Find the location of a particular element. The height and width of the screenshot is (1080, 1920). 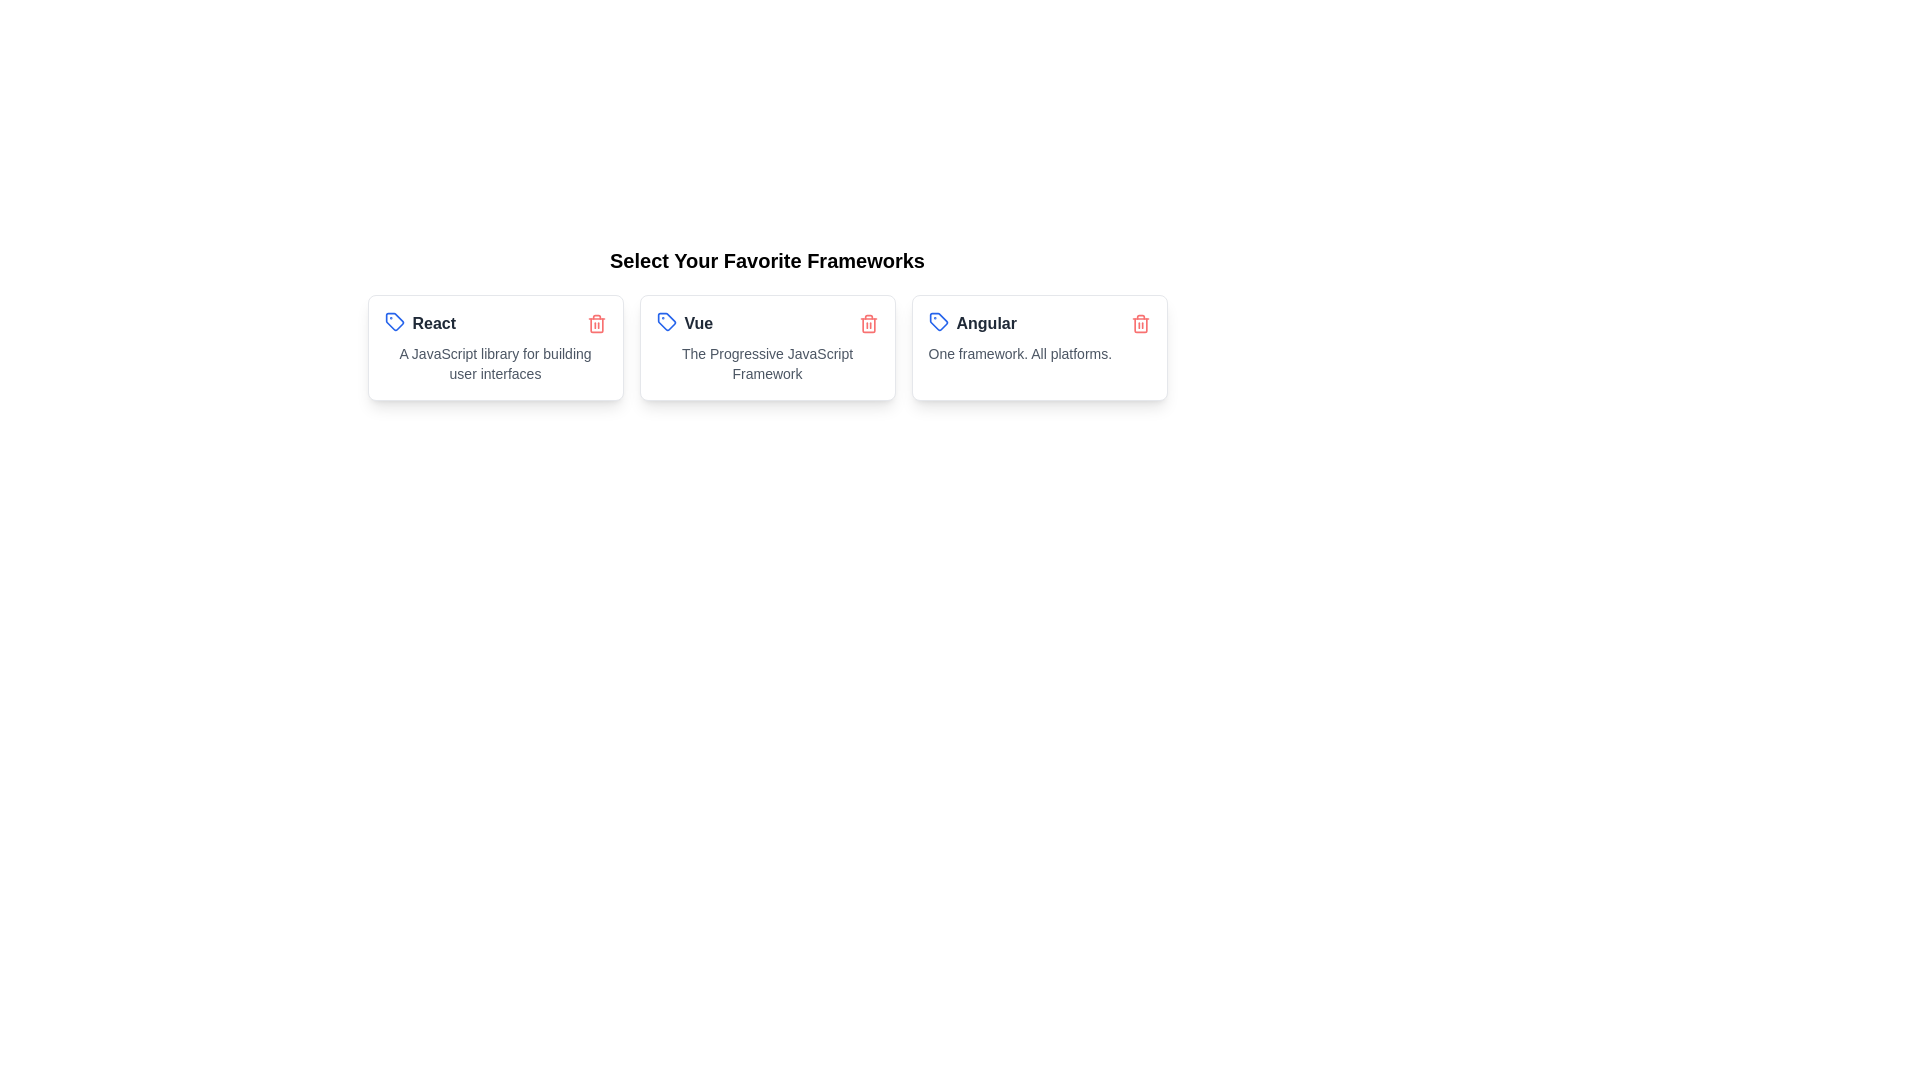

the delete icon of the chip labeled Vue to remove it is located at coordinates (868, 323).